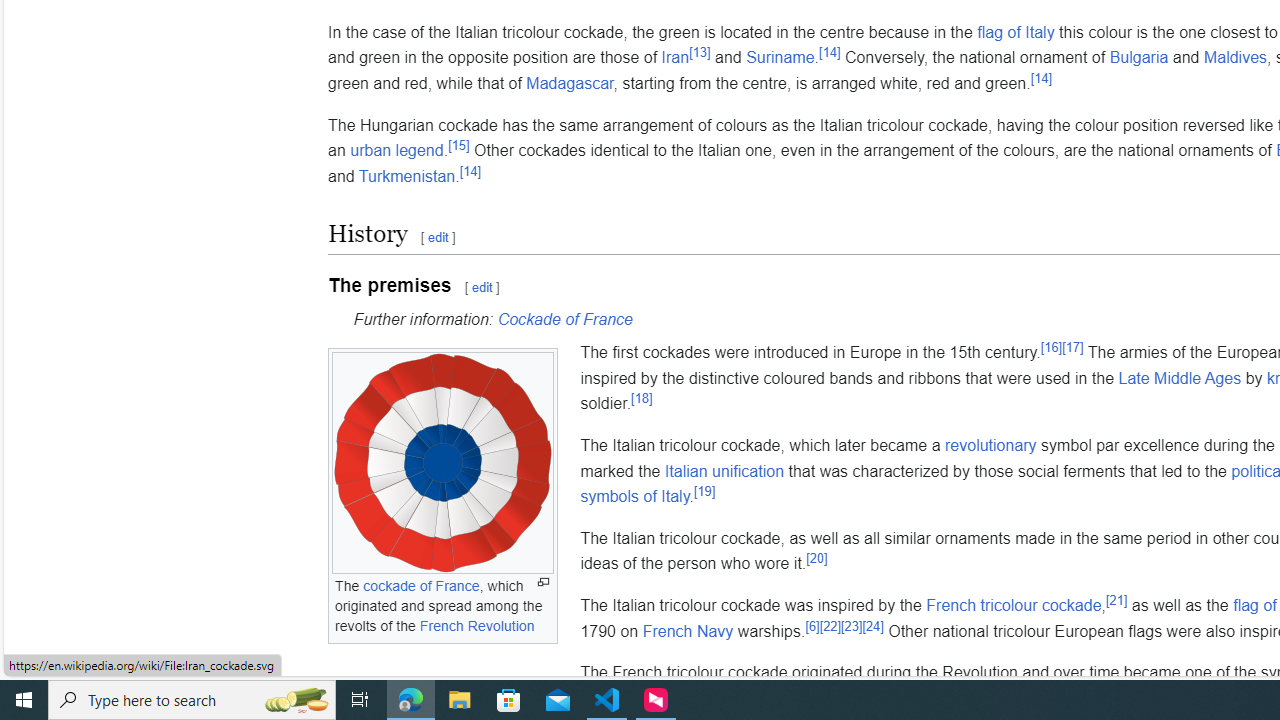  I want to click on 'Class: mw-file-element', so click(441, 463).